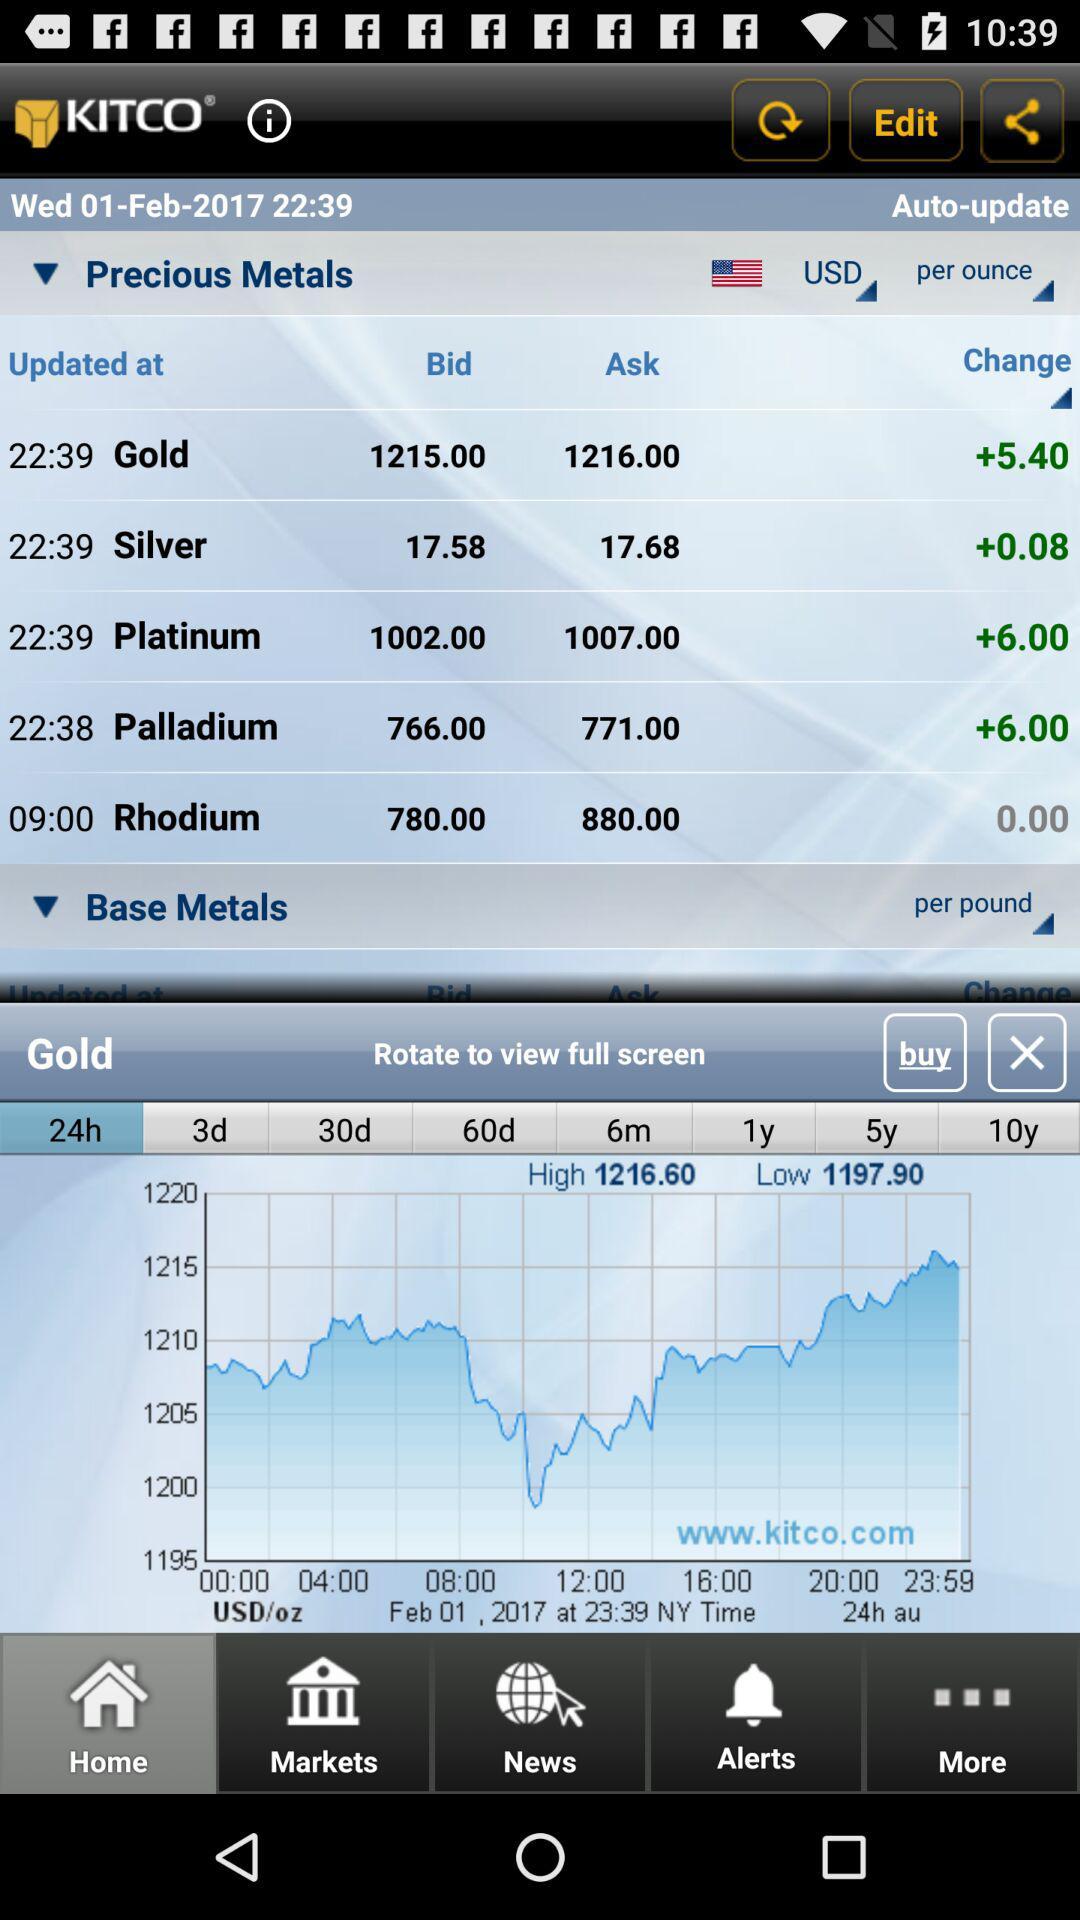 The image size is (1080, 1920). What do you see at coordinates (340, 1129) in the screenshot?
I see `the app below gold app` at bounding box center [340, 1129].